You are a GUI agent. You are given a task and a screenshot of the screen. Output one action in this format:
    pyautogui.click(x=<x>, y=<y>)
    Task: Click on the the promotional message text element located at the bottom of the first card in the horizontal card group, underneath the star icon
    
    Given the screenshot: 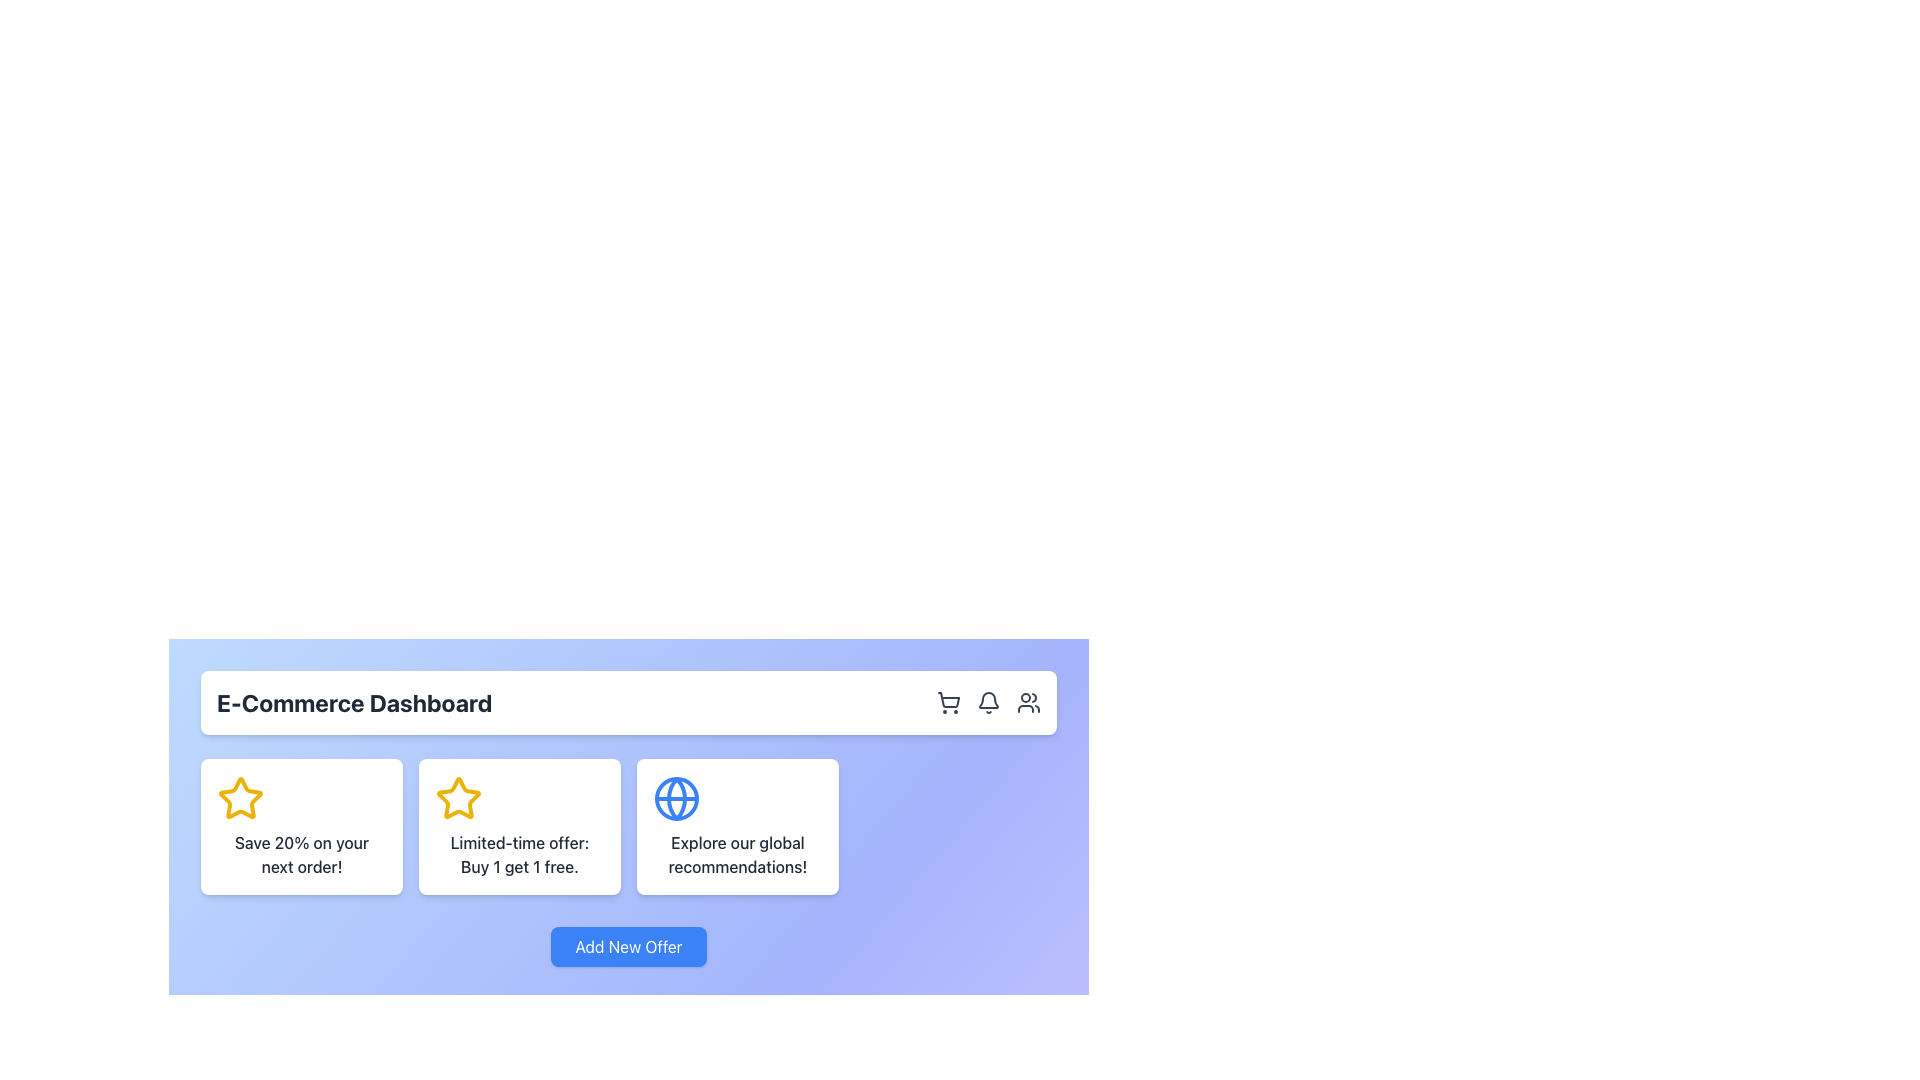 What is the action you would take?
    pyautogui.click(x=301, y=855)
    